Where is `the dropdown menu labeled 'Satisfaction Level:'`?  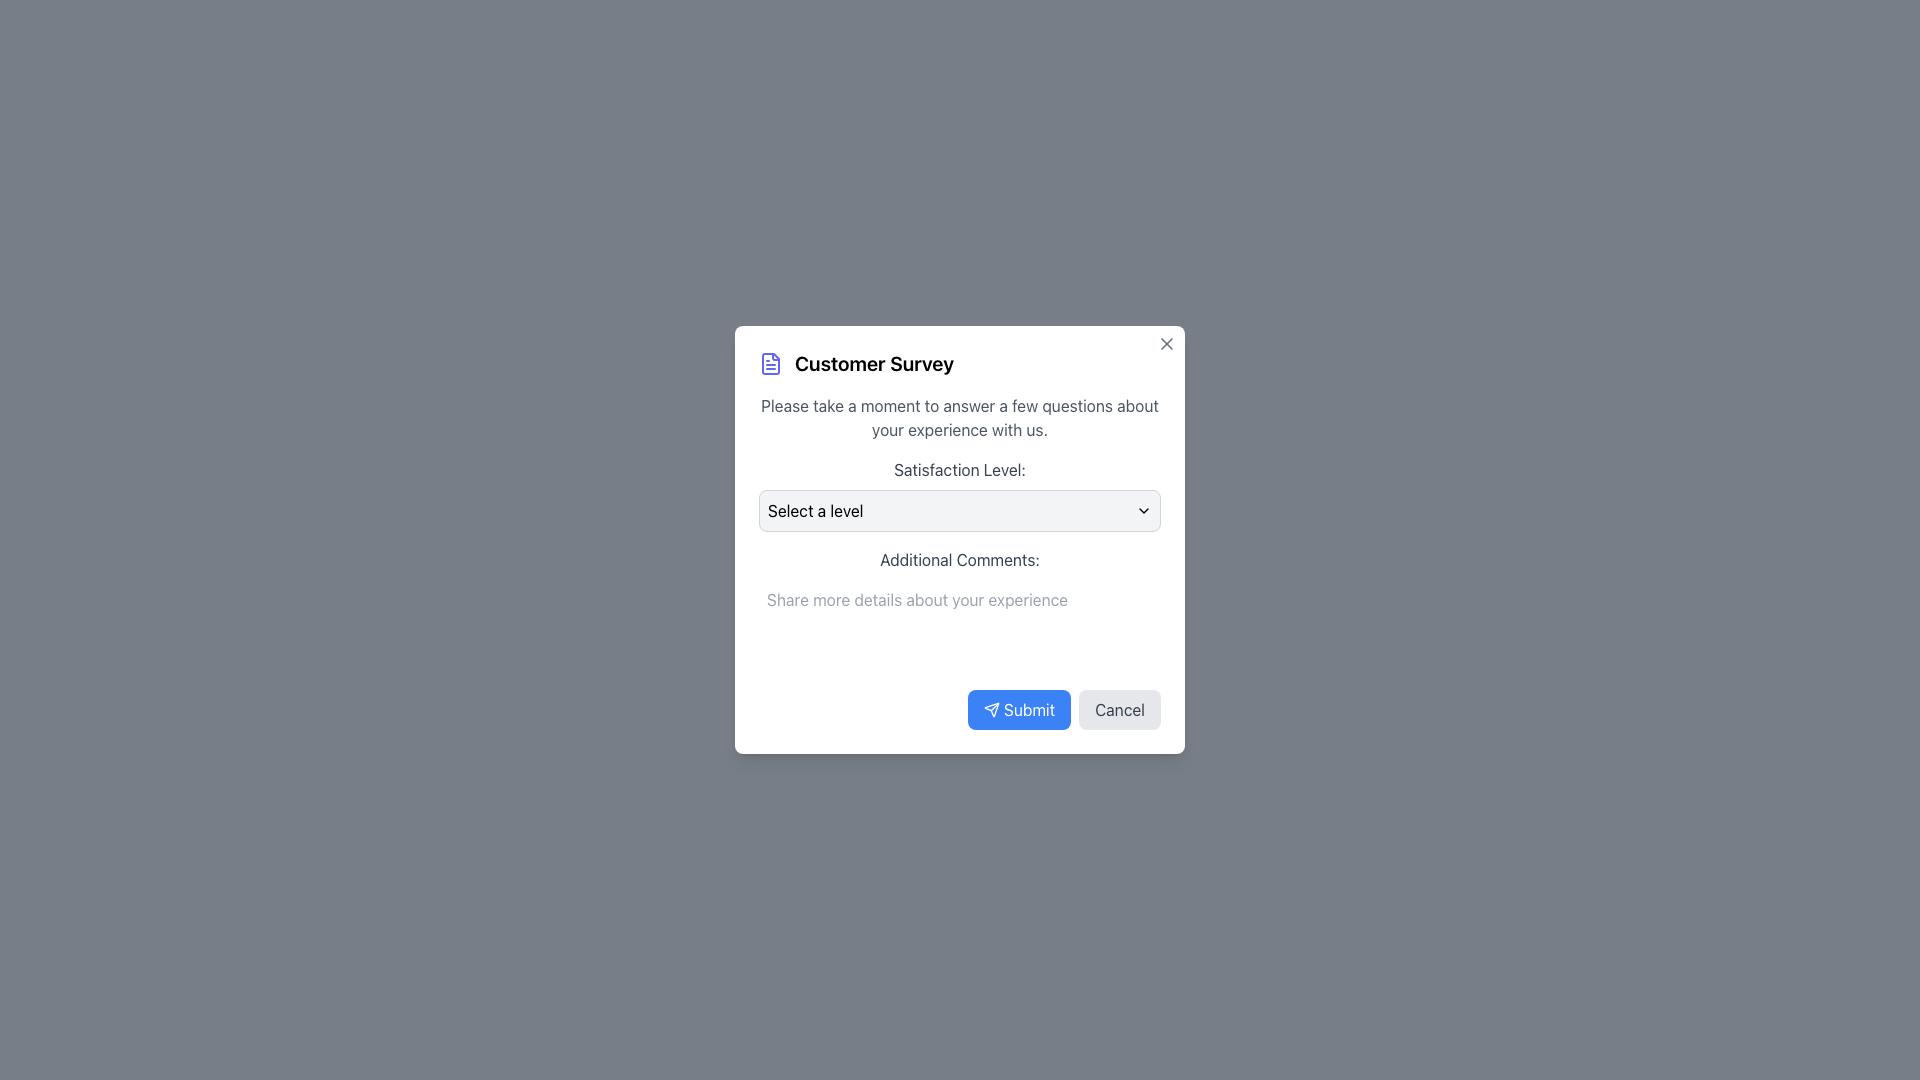
the dropdown menu labeled 'Satisfaction Level:' is located at coordinates (960, 494).